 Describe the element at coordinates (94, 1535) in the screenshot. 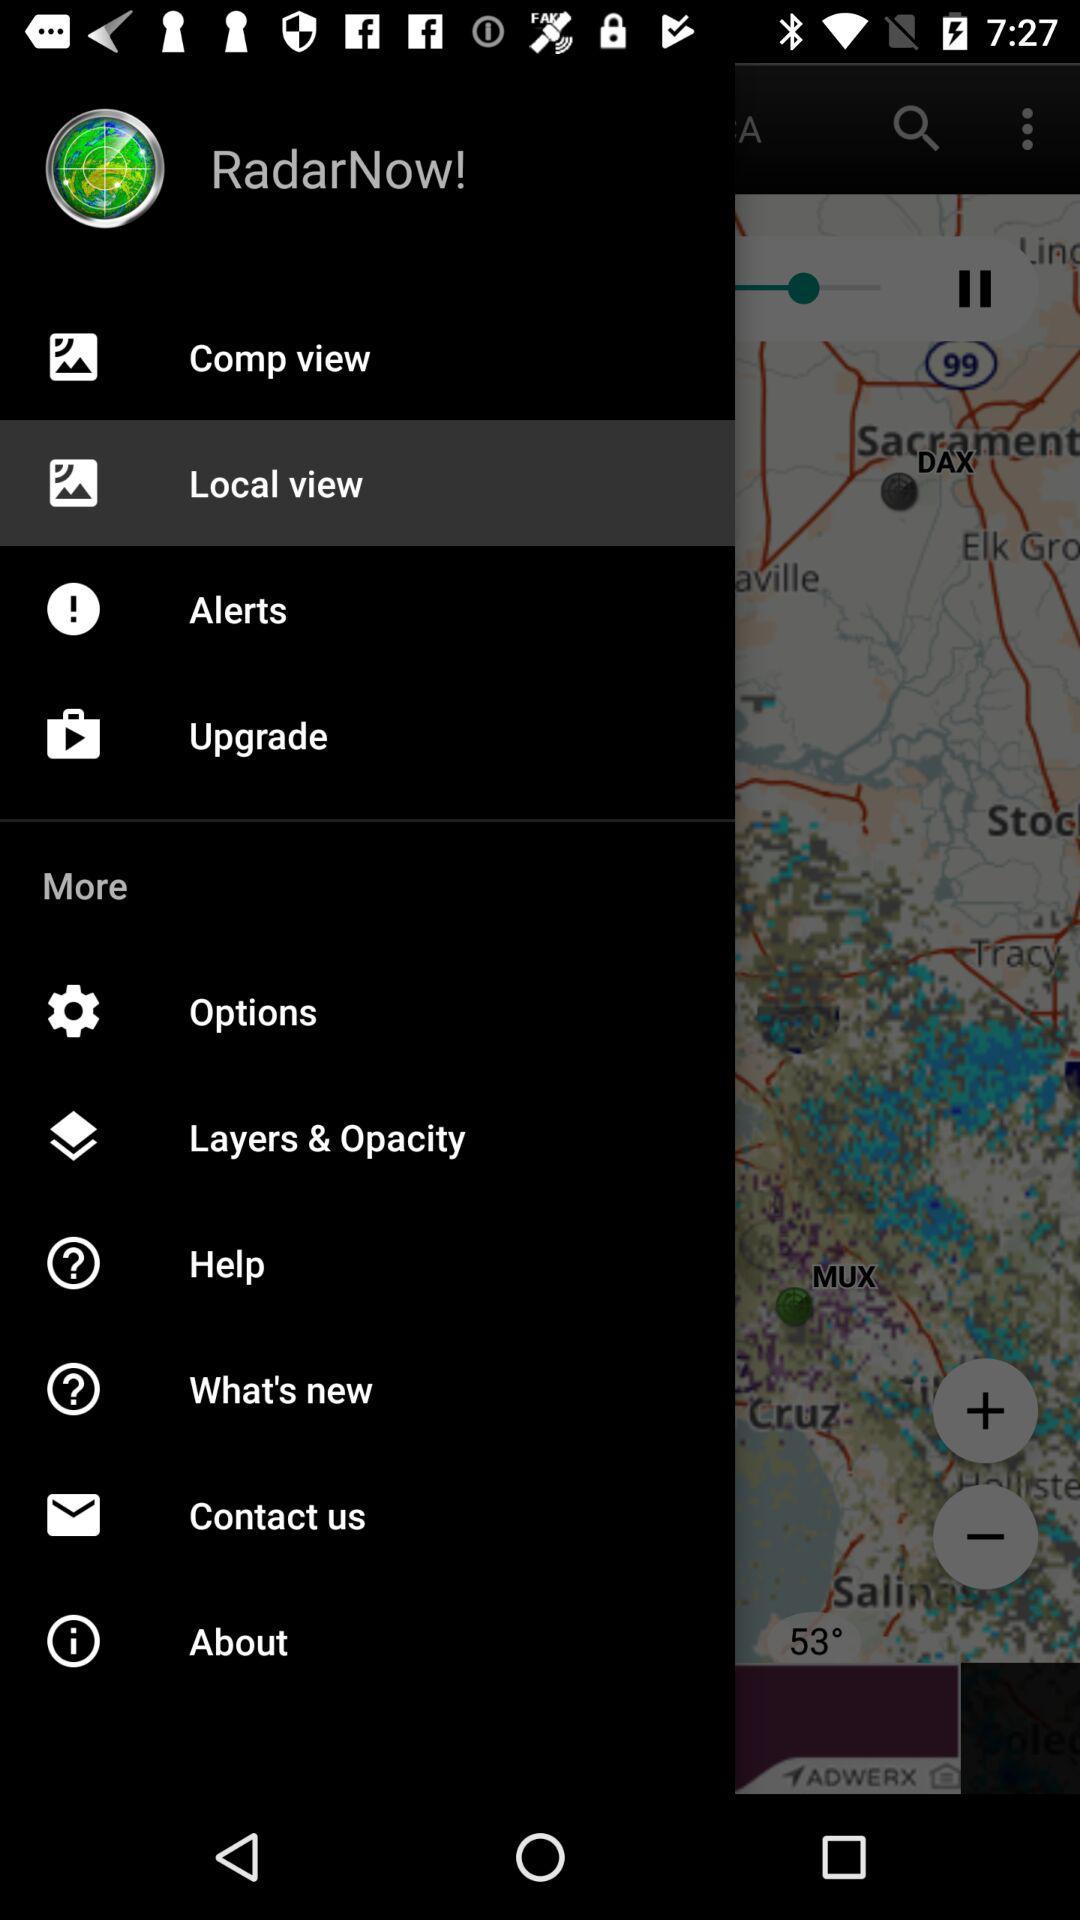

I see `the email icon` at that location.